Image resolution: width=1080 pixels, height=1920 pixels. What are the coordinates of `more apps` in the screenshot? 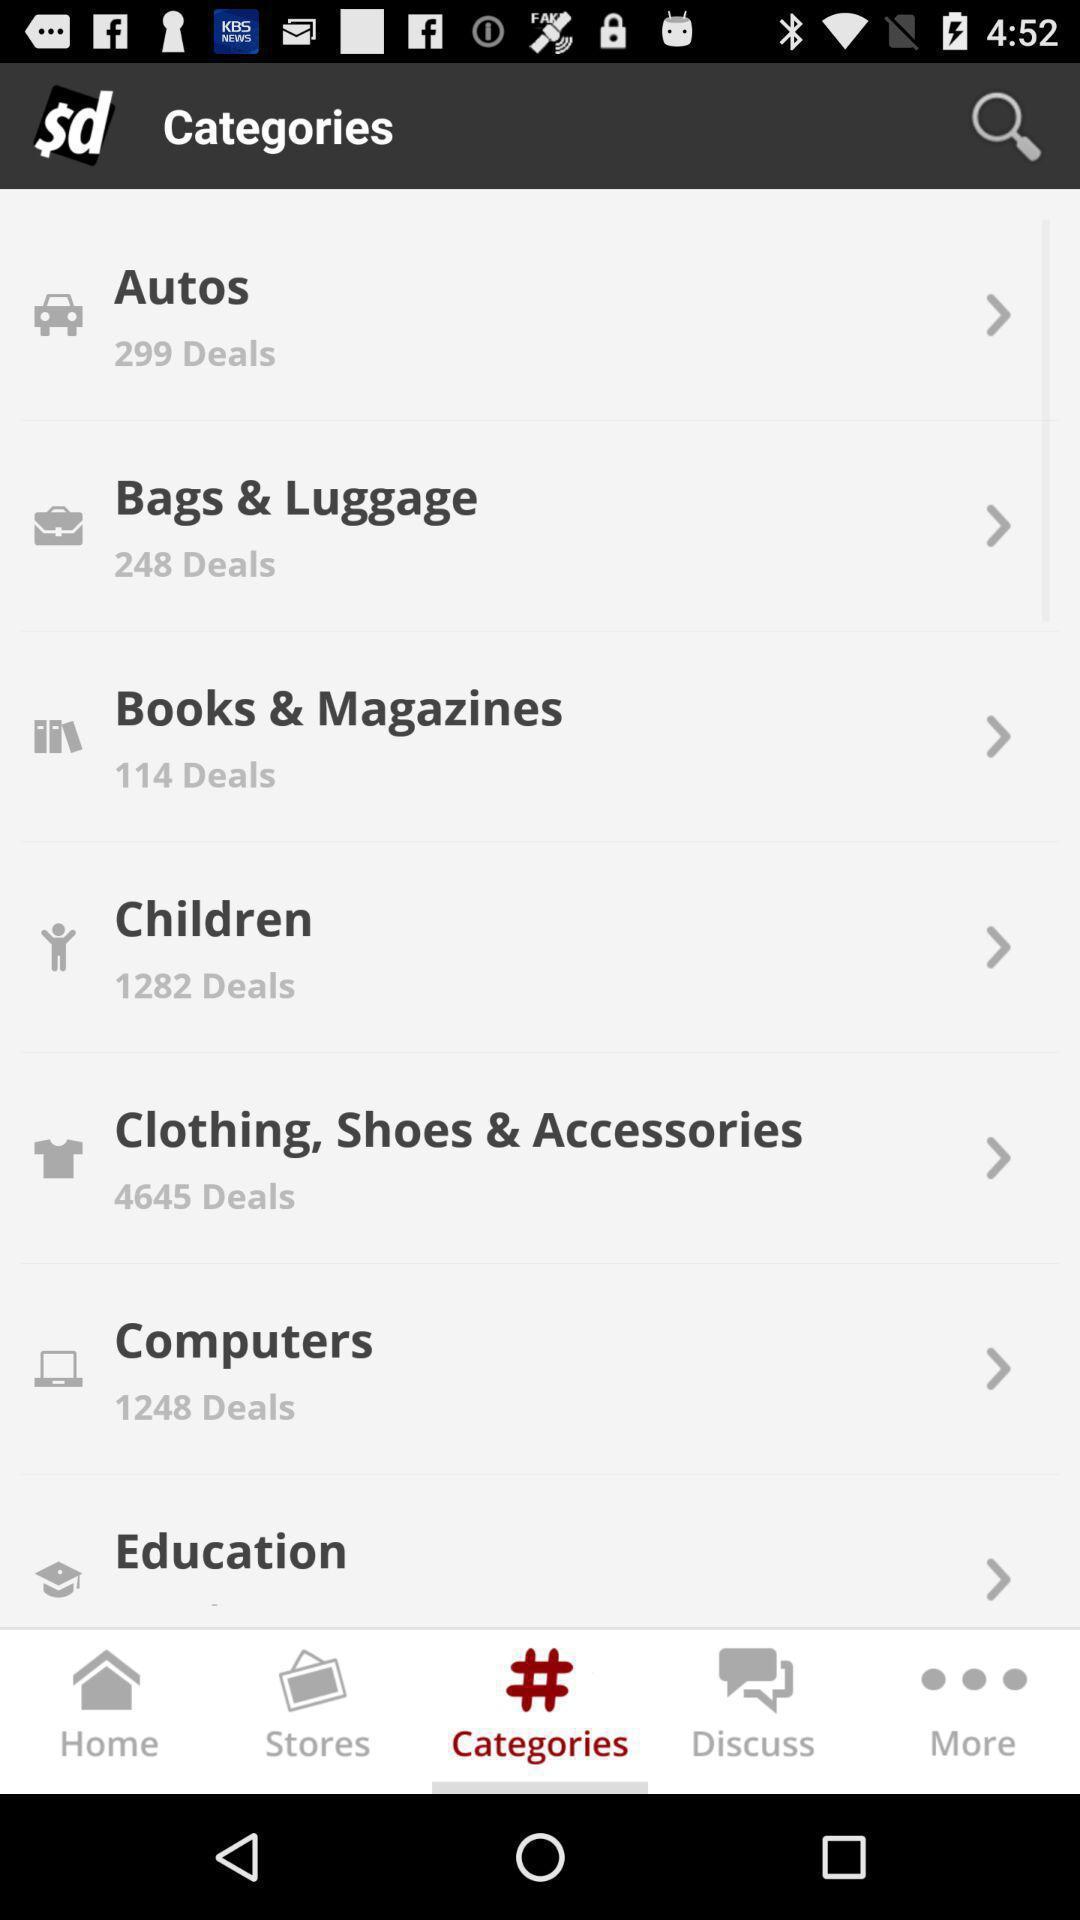 It's located at (970, 1714).